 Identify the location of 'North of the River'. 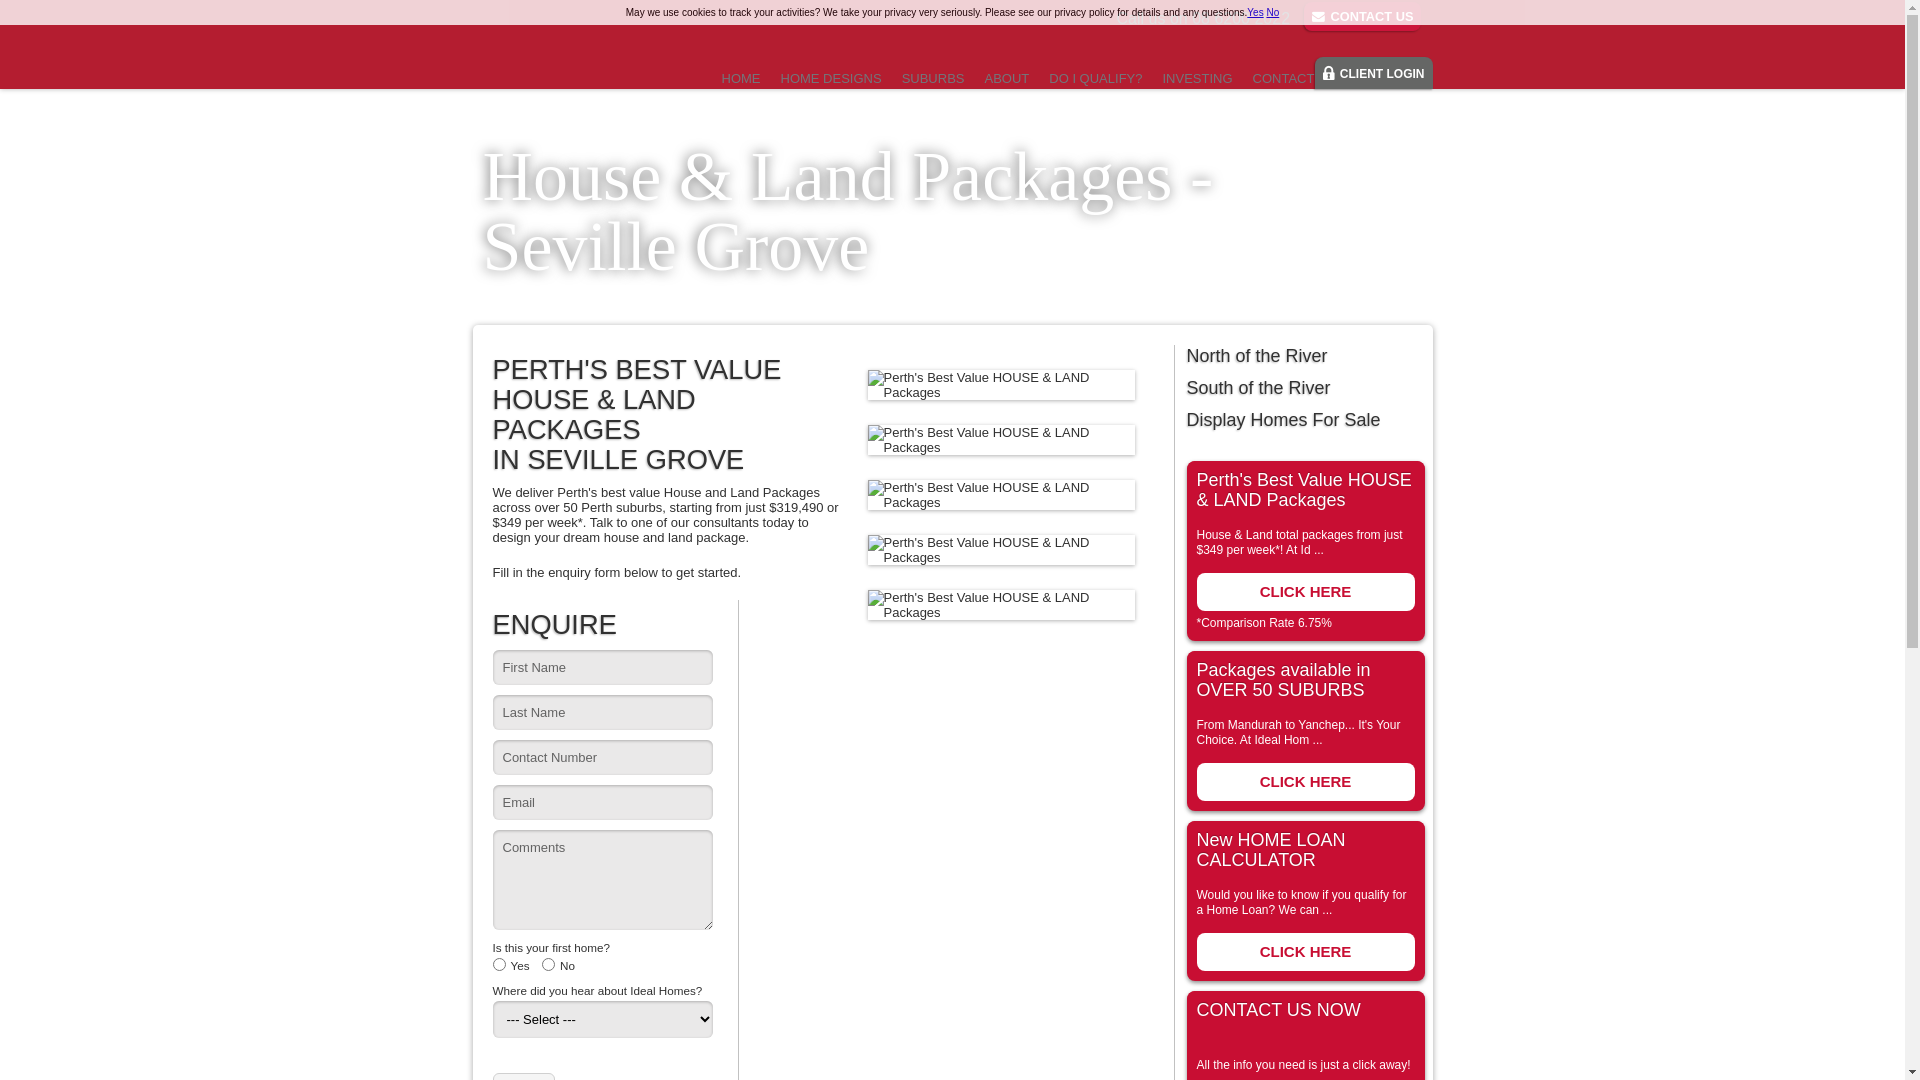
(1304, 354).